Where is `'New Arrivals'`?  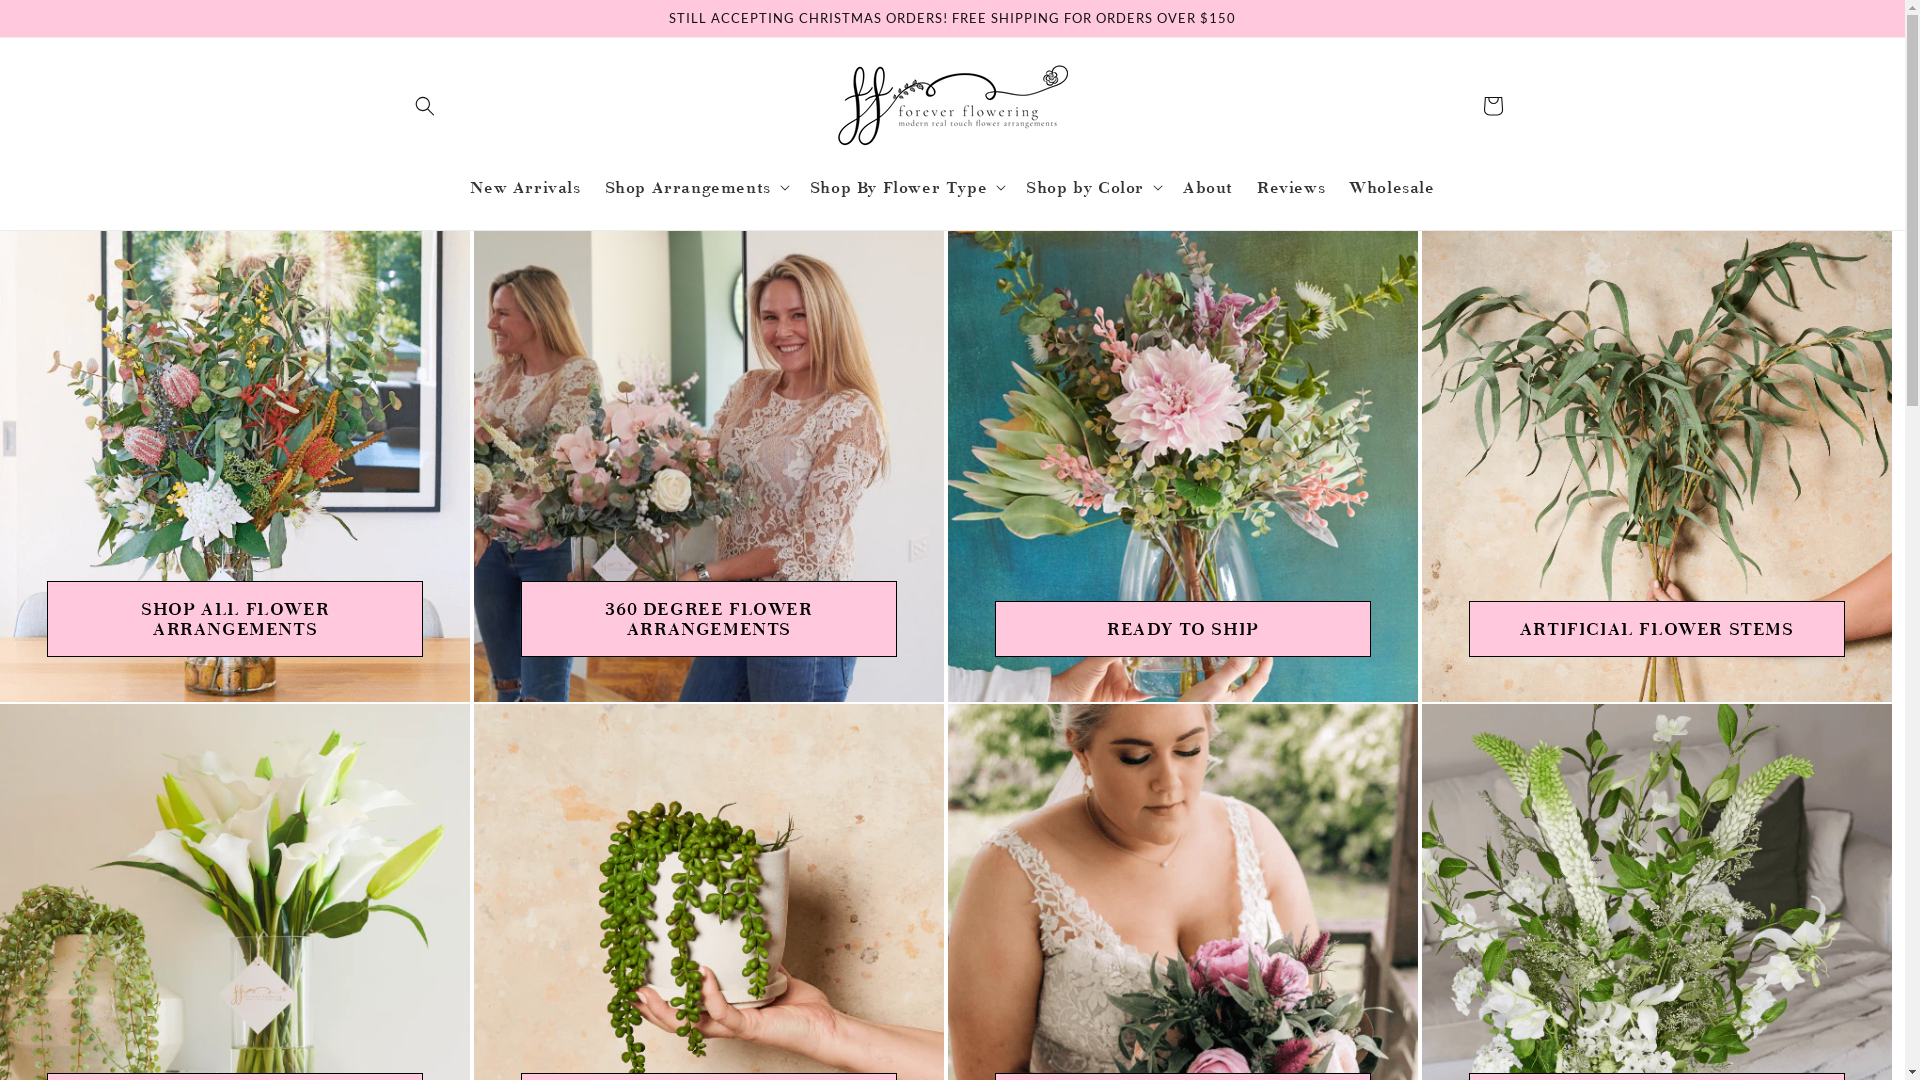 'New Arrivals' is located at coordinates (524, 186).